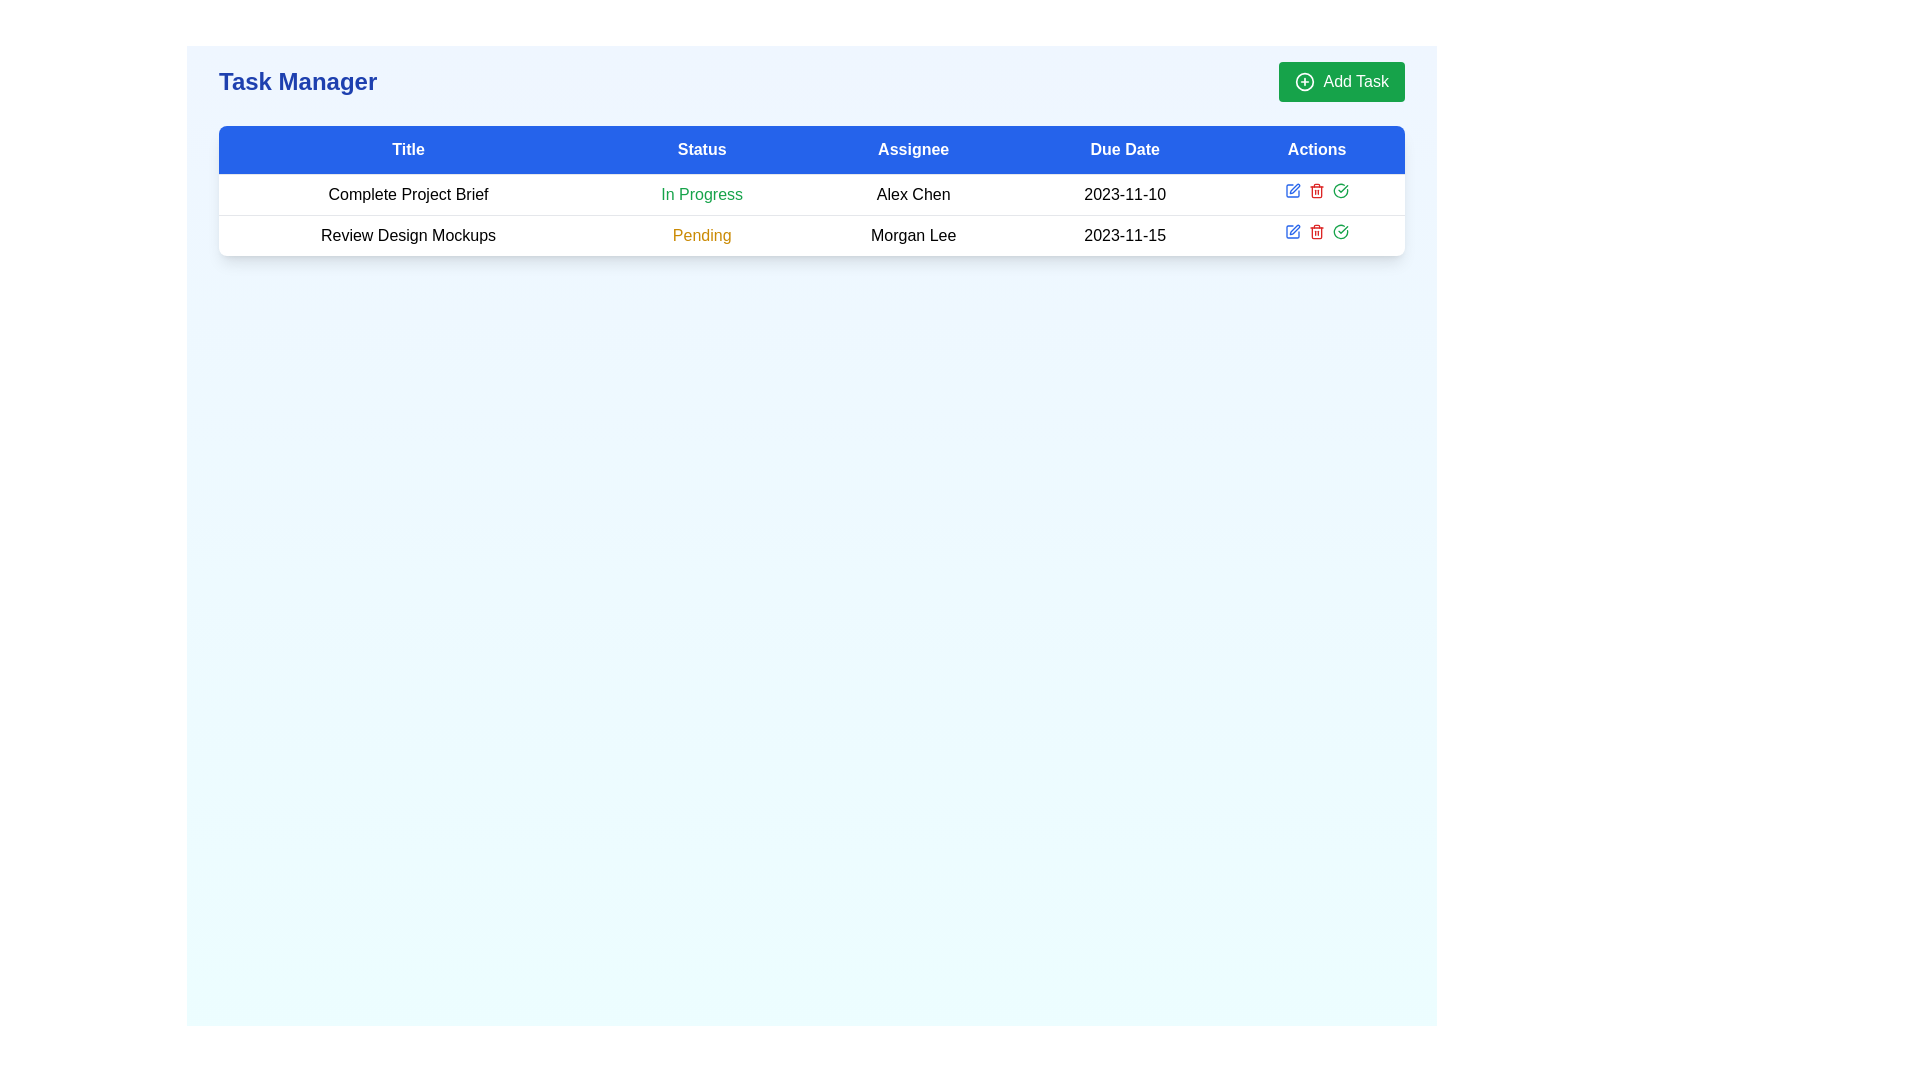 This screenshot has width=1920, height=1080. I want to click on the trash can icon within the action cluster for the task 'Complete Project Brief', so click(1317, 191).